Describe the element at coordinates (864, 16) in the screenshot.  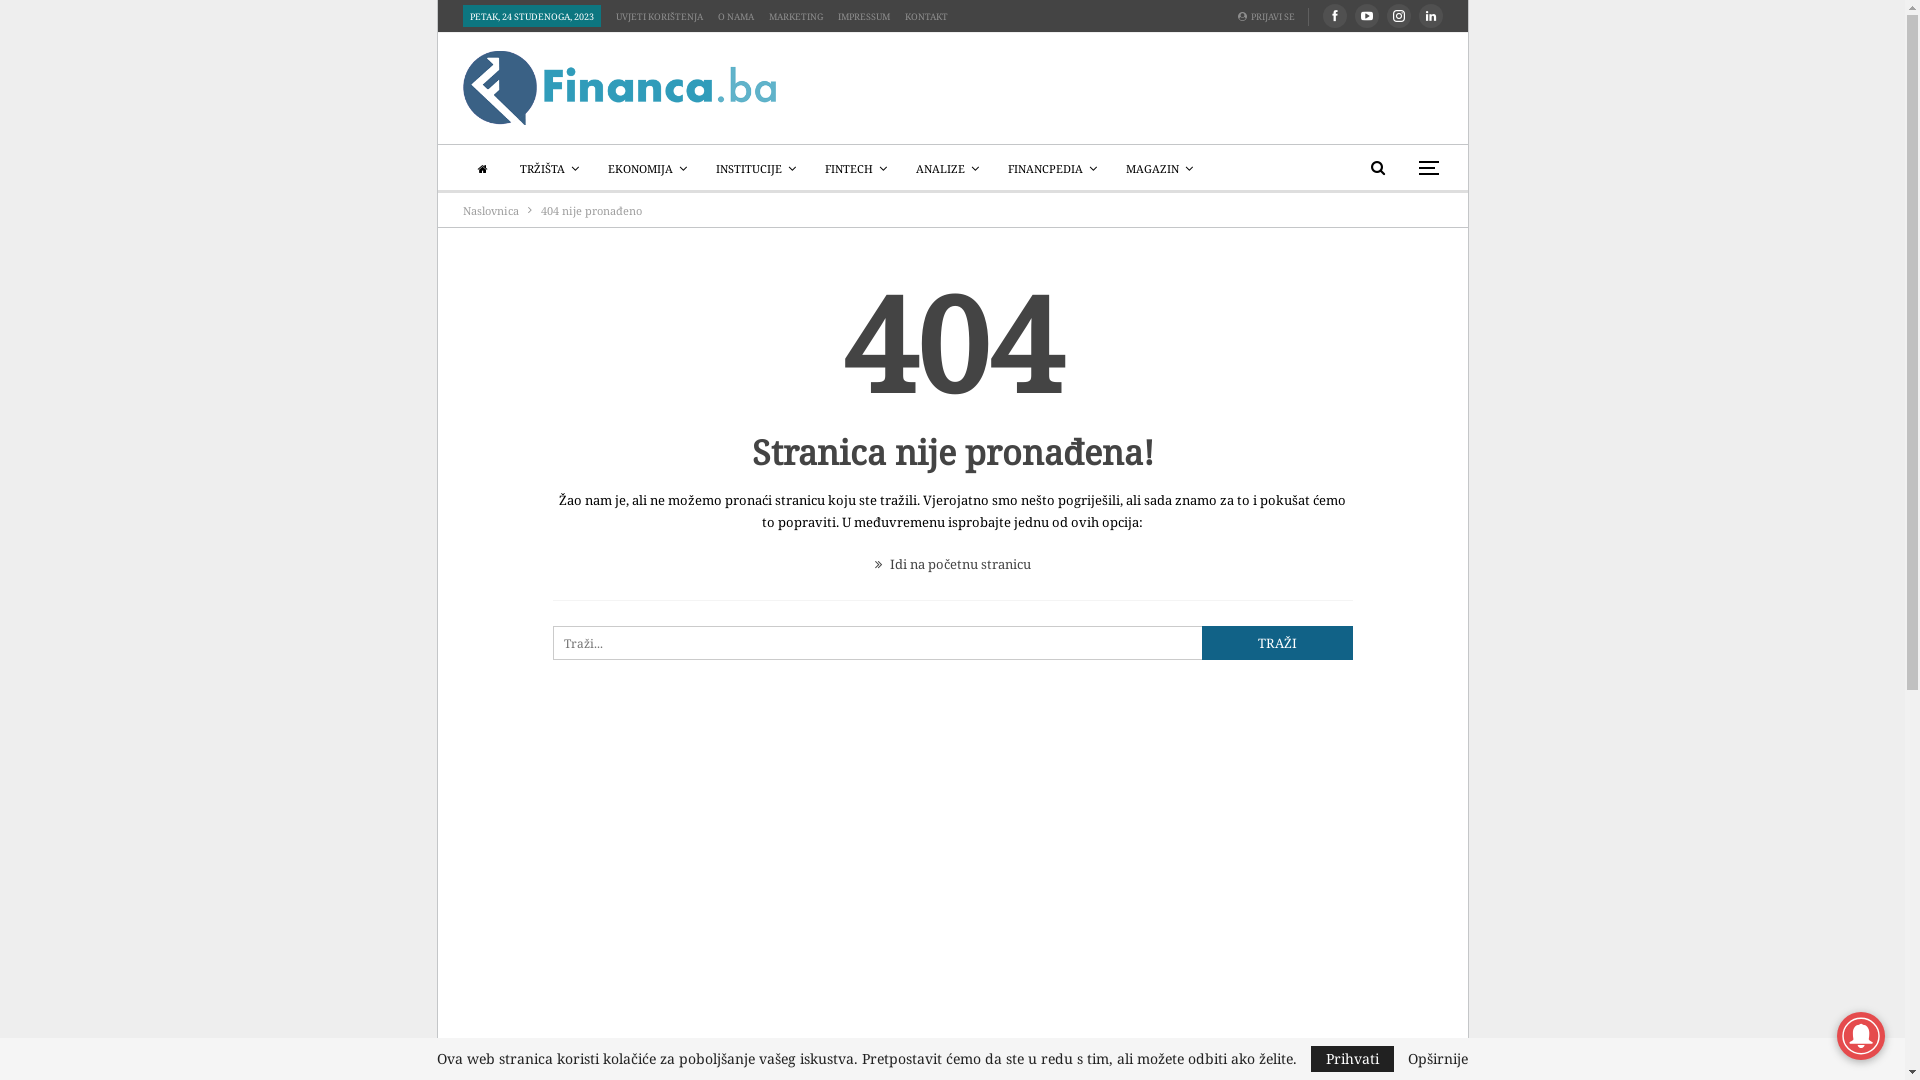
I see `'IMPRESSUM'` at that location.